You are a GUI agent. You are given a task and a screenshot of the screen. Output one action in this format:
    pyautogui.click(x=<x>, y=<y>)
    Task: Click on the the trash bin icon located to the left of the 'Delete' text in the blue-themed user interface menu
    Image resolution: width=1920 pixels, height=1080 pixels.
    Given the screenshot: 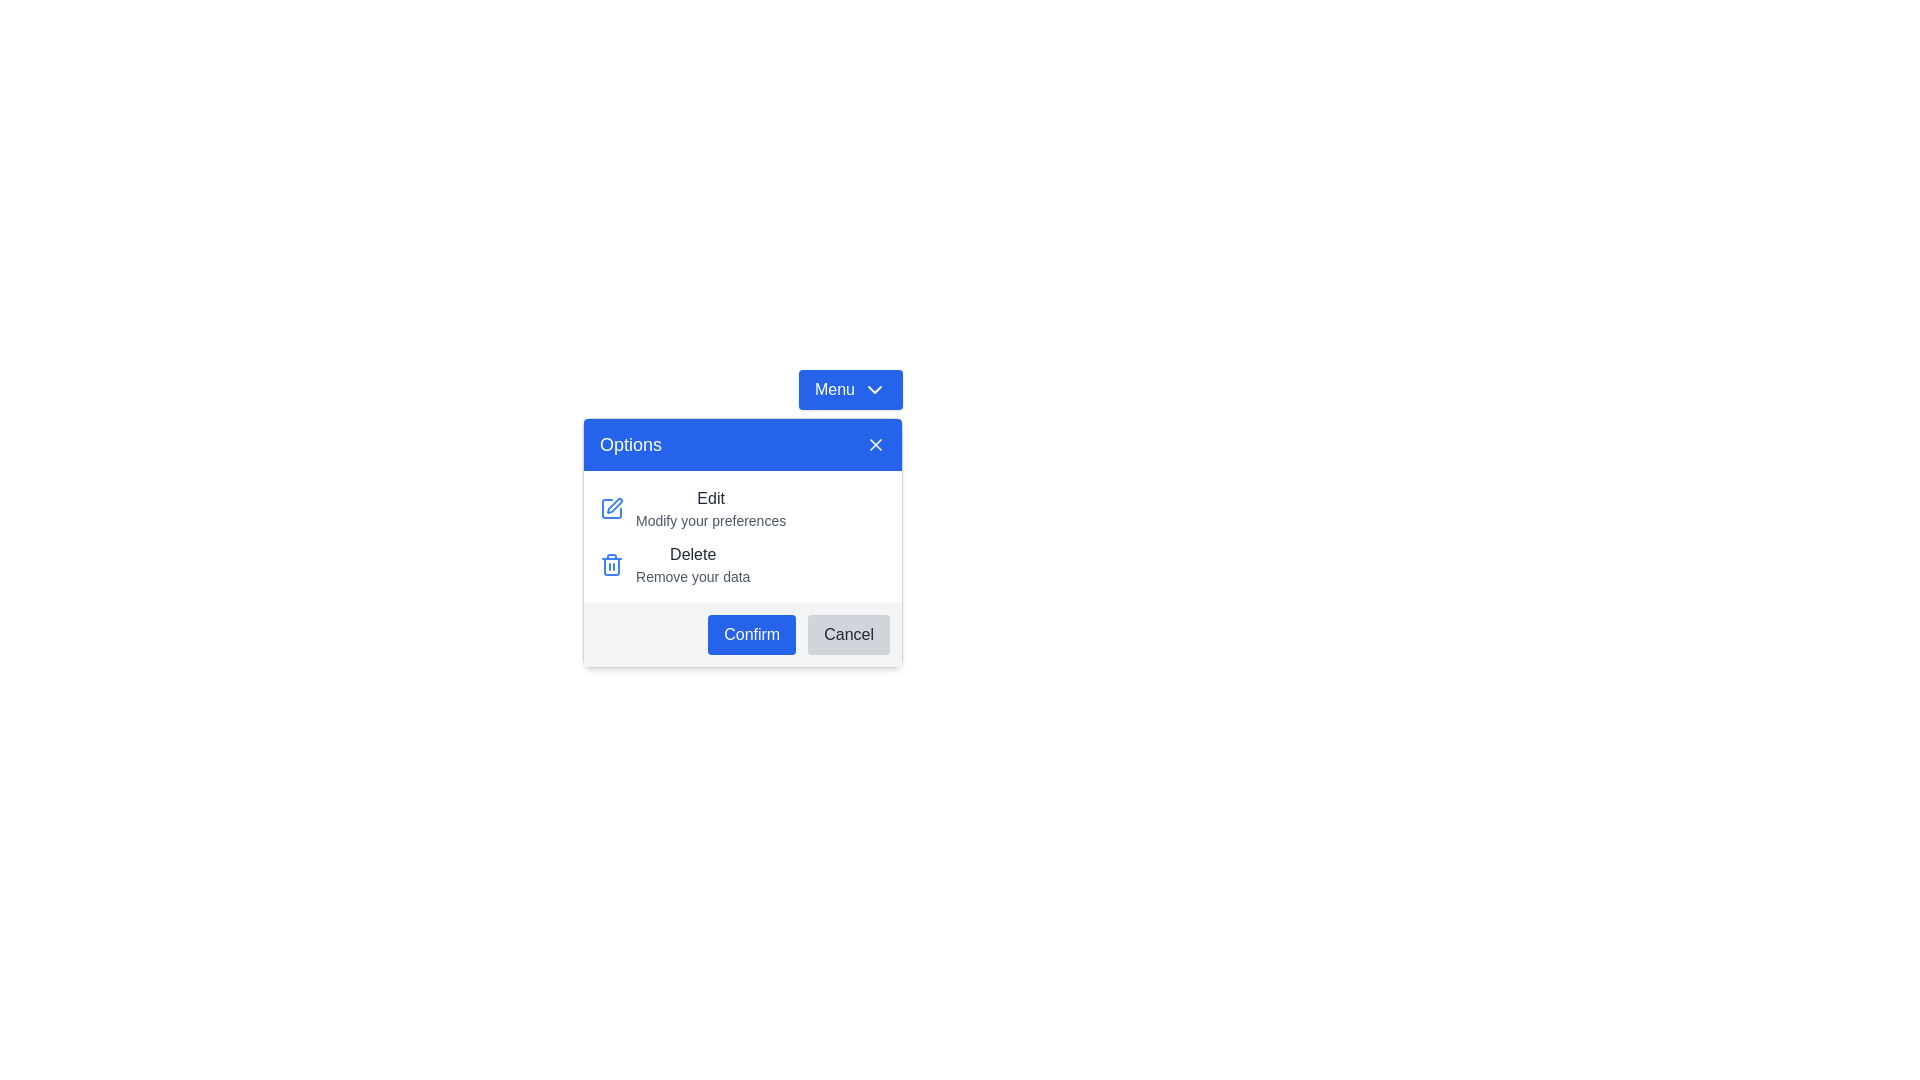 What is the action you would take?
    pyautogui.click(x=611, y=567)
    